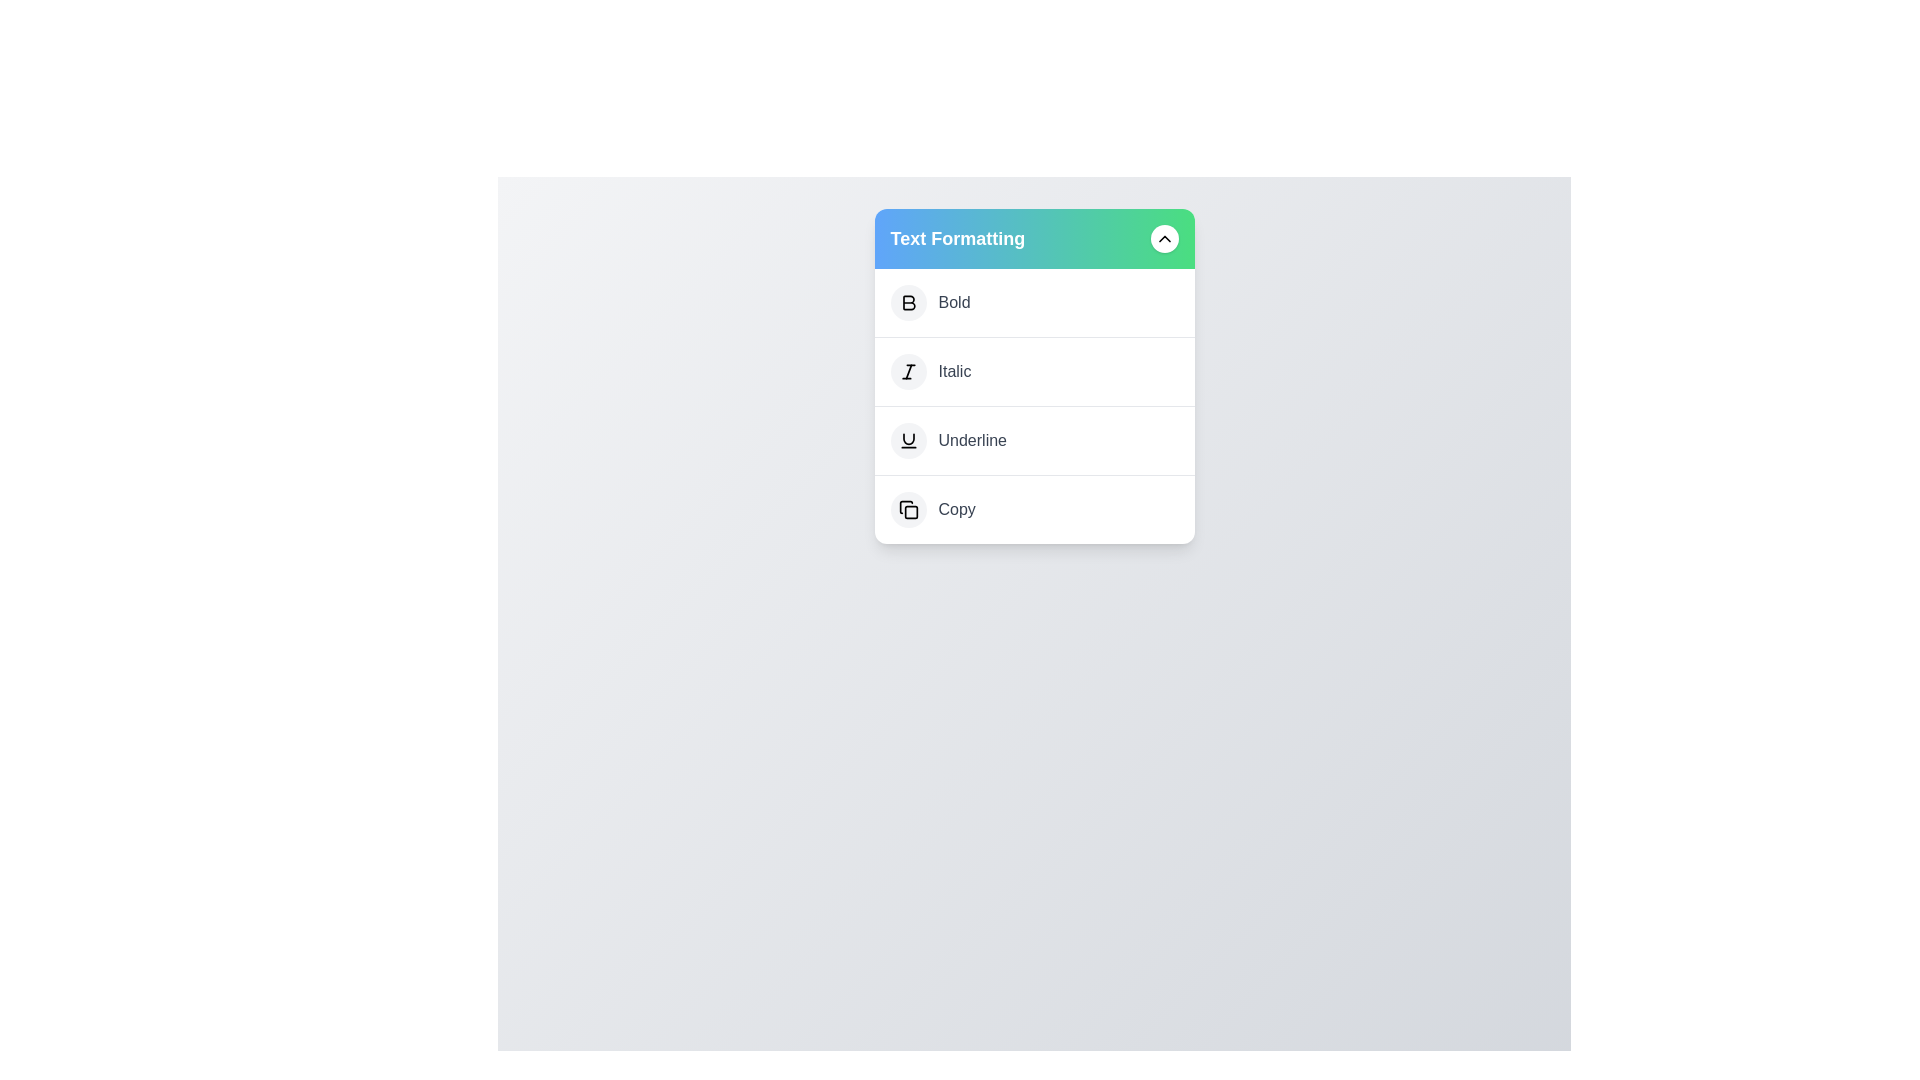 The height and width of the screenshot is (1080, 1920). Describe the element at coordinates (1164, 238) in the screenshot. I see `the header button to toggle the menu visibility` at that location.